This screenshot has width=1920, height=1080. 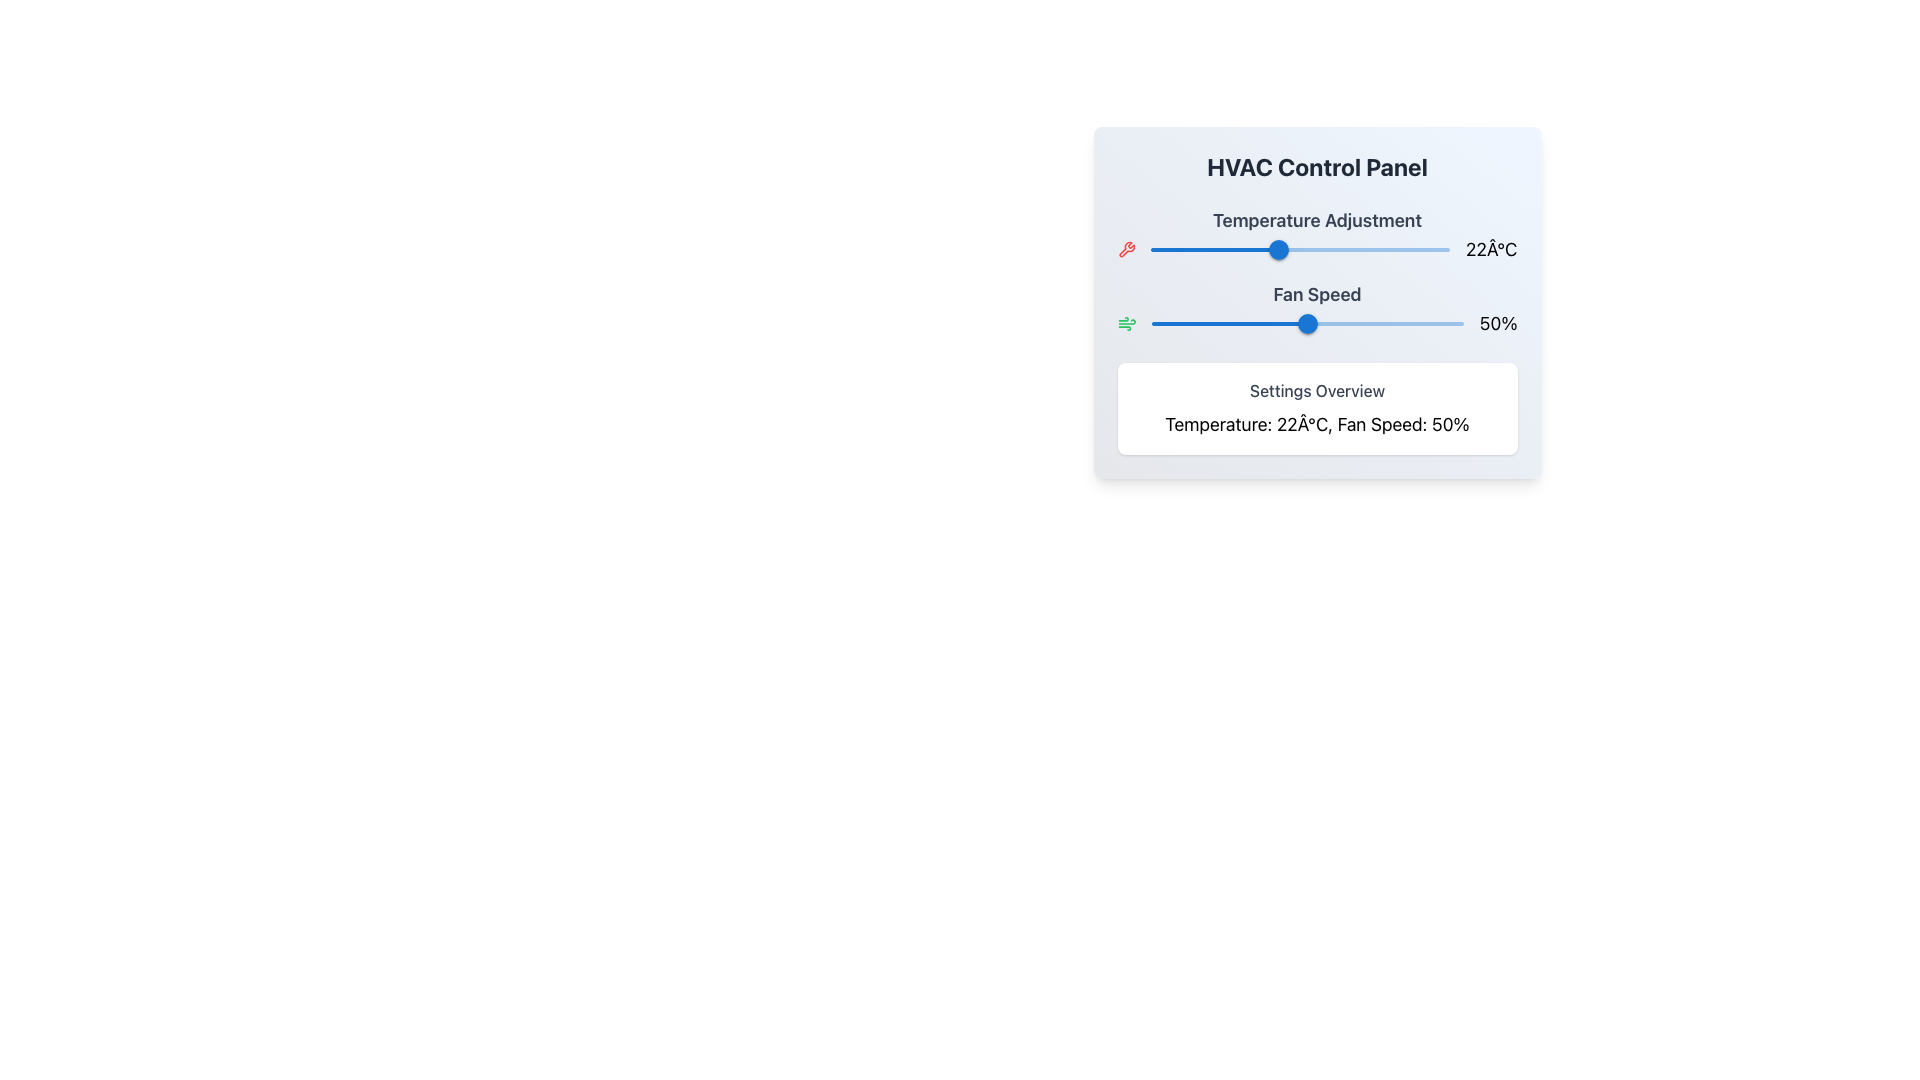 I want to click on fan speed, so click(x=1266, y=323).